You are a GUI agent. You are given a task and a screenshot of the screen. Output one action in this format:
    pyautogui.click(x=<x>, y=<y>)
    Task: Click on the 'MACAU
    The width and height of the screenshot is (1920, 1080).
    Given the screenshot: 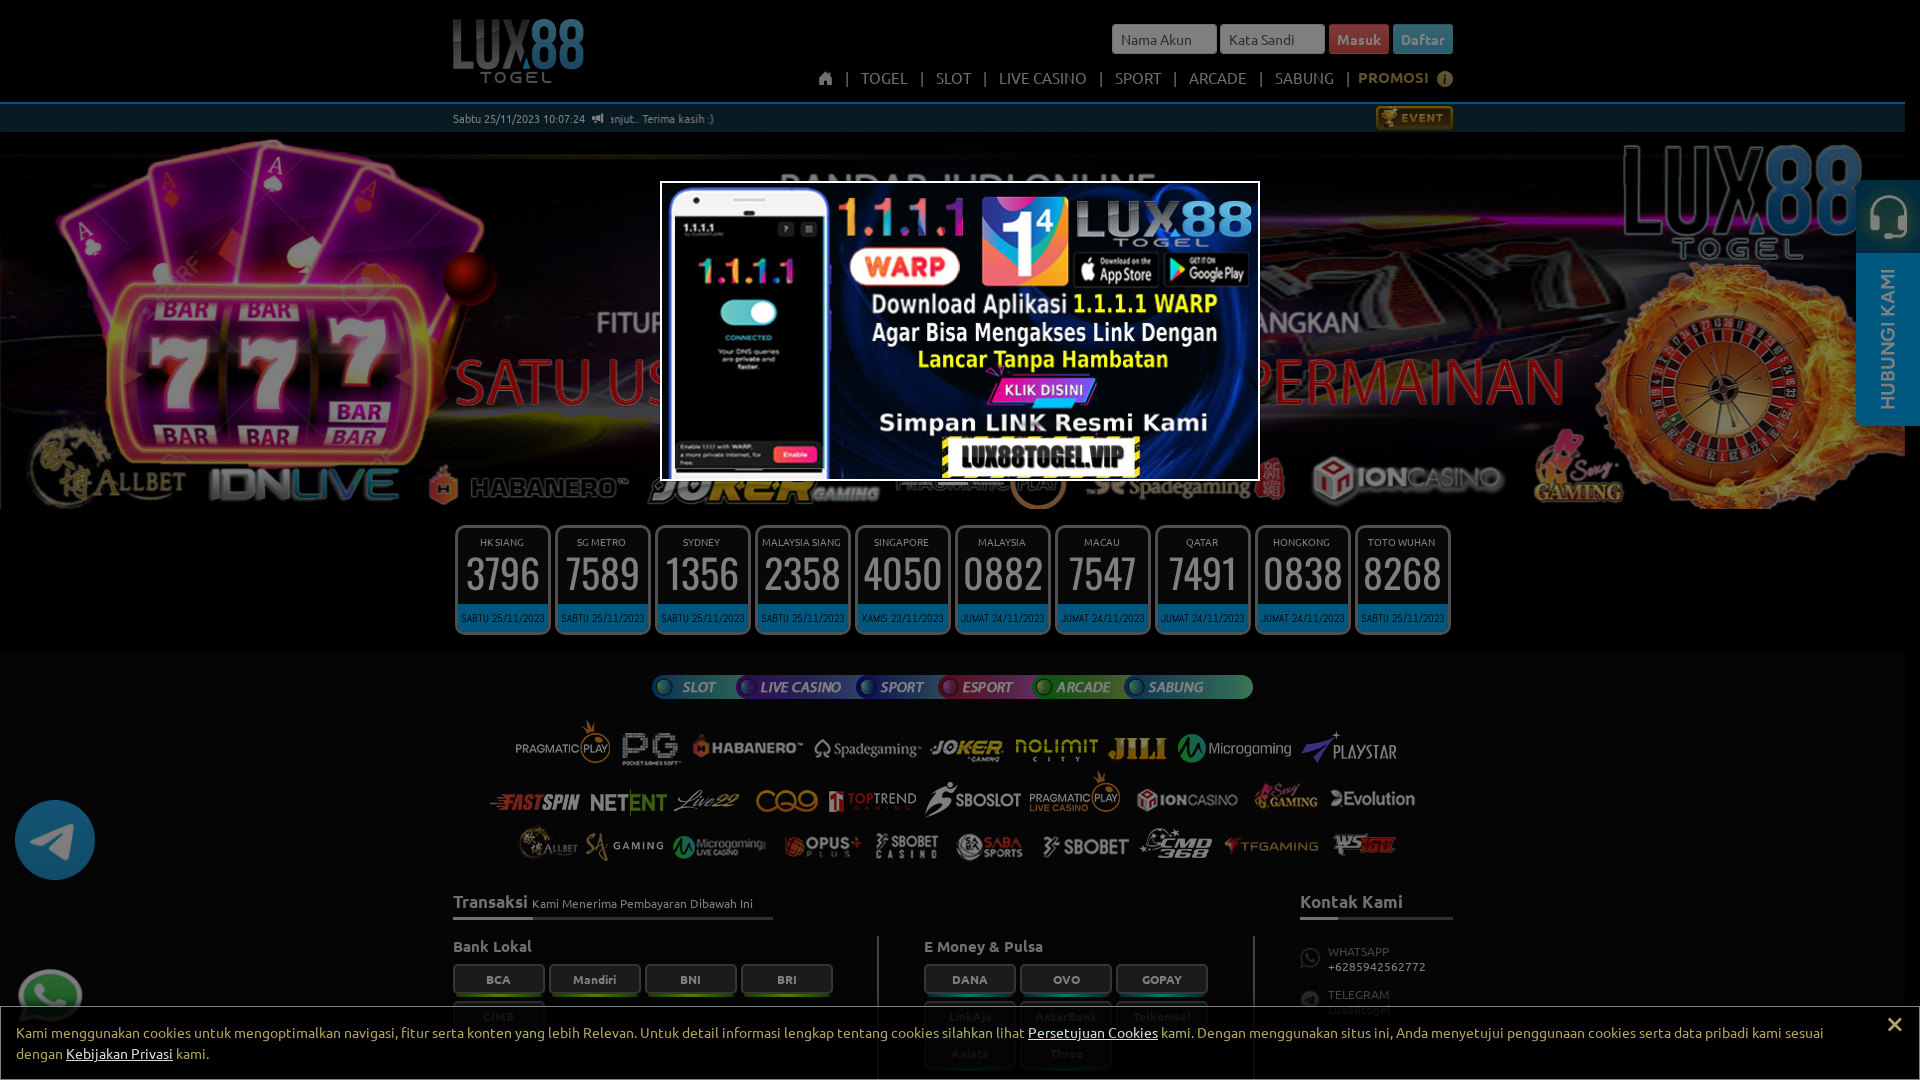 What is the action you would take?
    pyautogui.click(x=1101, y=579)
    